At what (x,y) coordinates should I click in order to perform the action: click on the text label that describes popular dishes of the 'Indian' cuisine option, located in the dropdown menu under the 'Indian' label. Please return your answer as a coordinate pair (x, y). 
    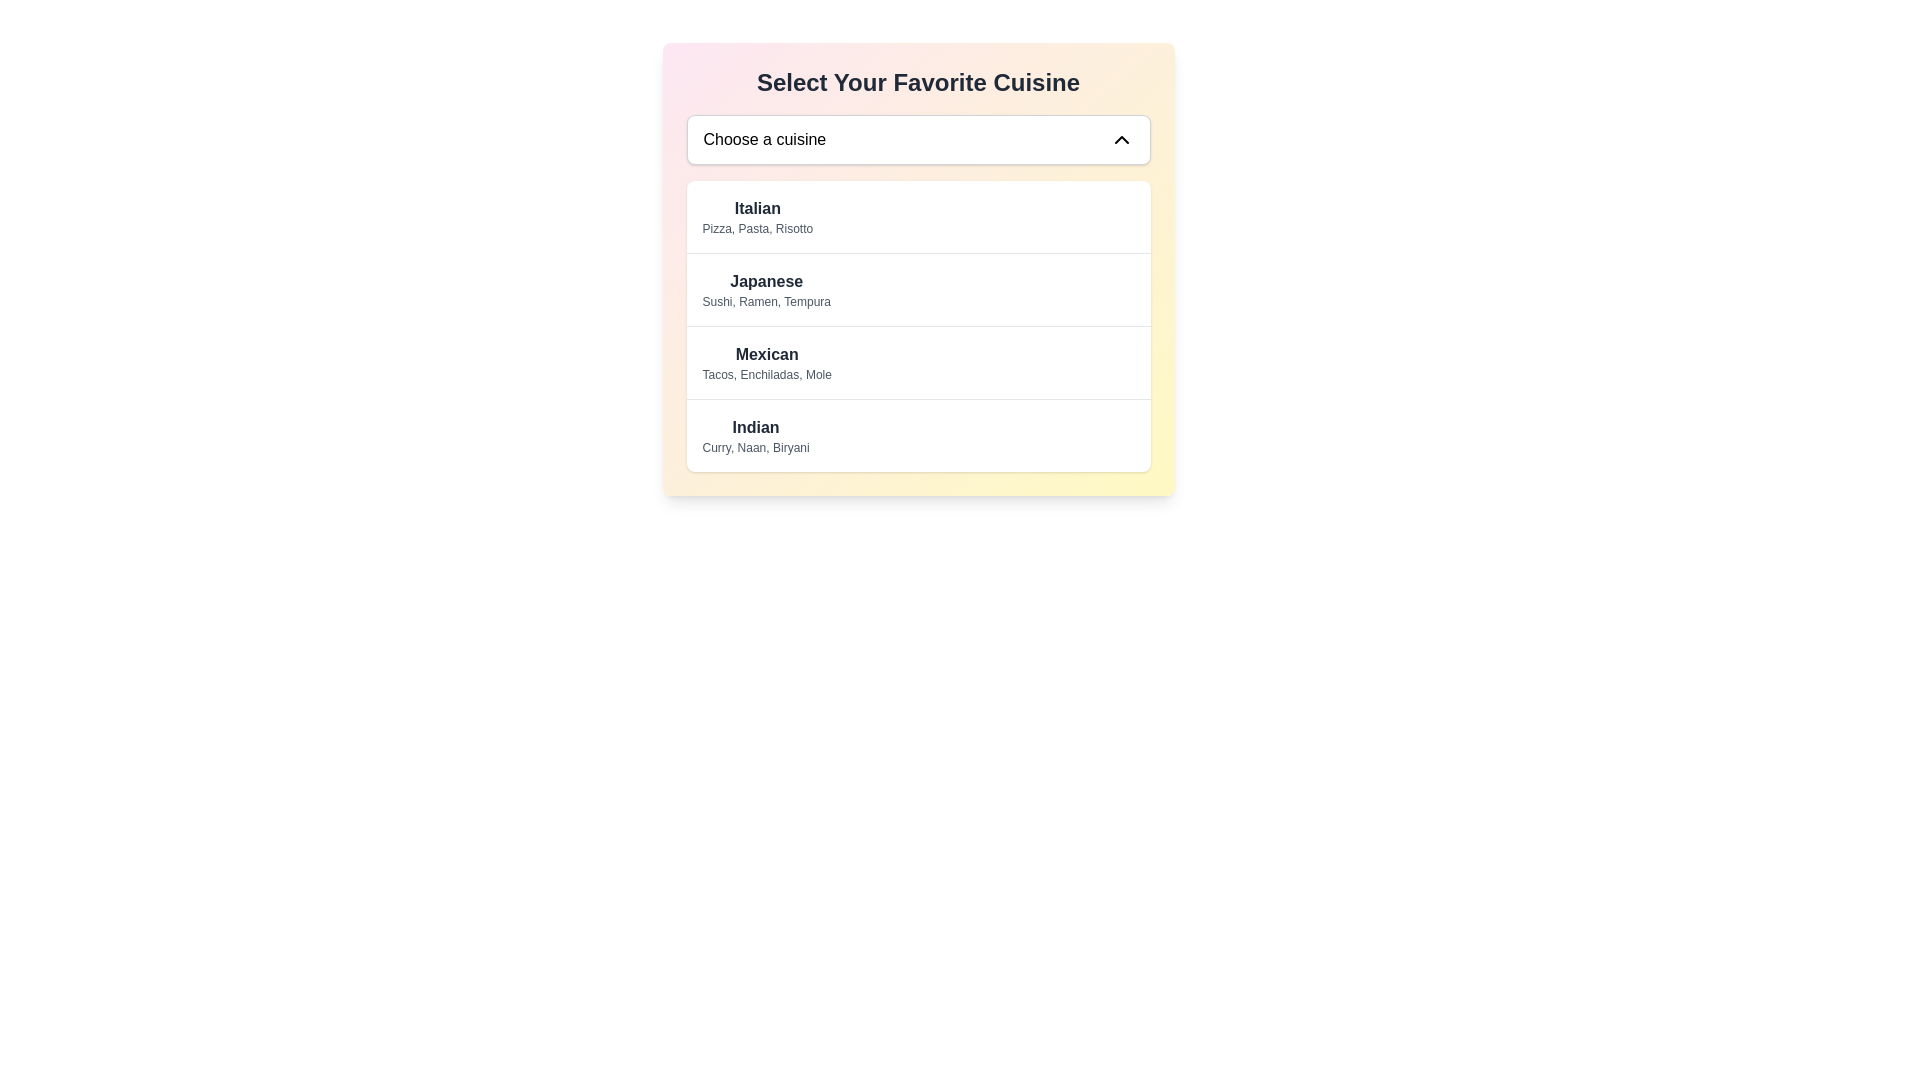
    Looking at the image, I should click on (755, 446).